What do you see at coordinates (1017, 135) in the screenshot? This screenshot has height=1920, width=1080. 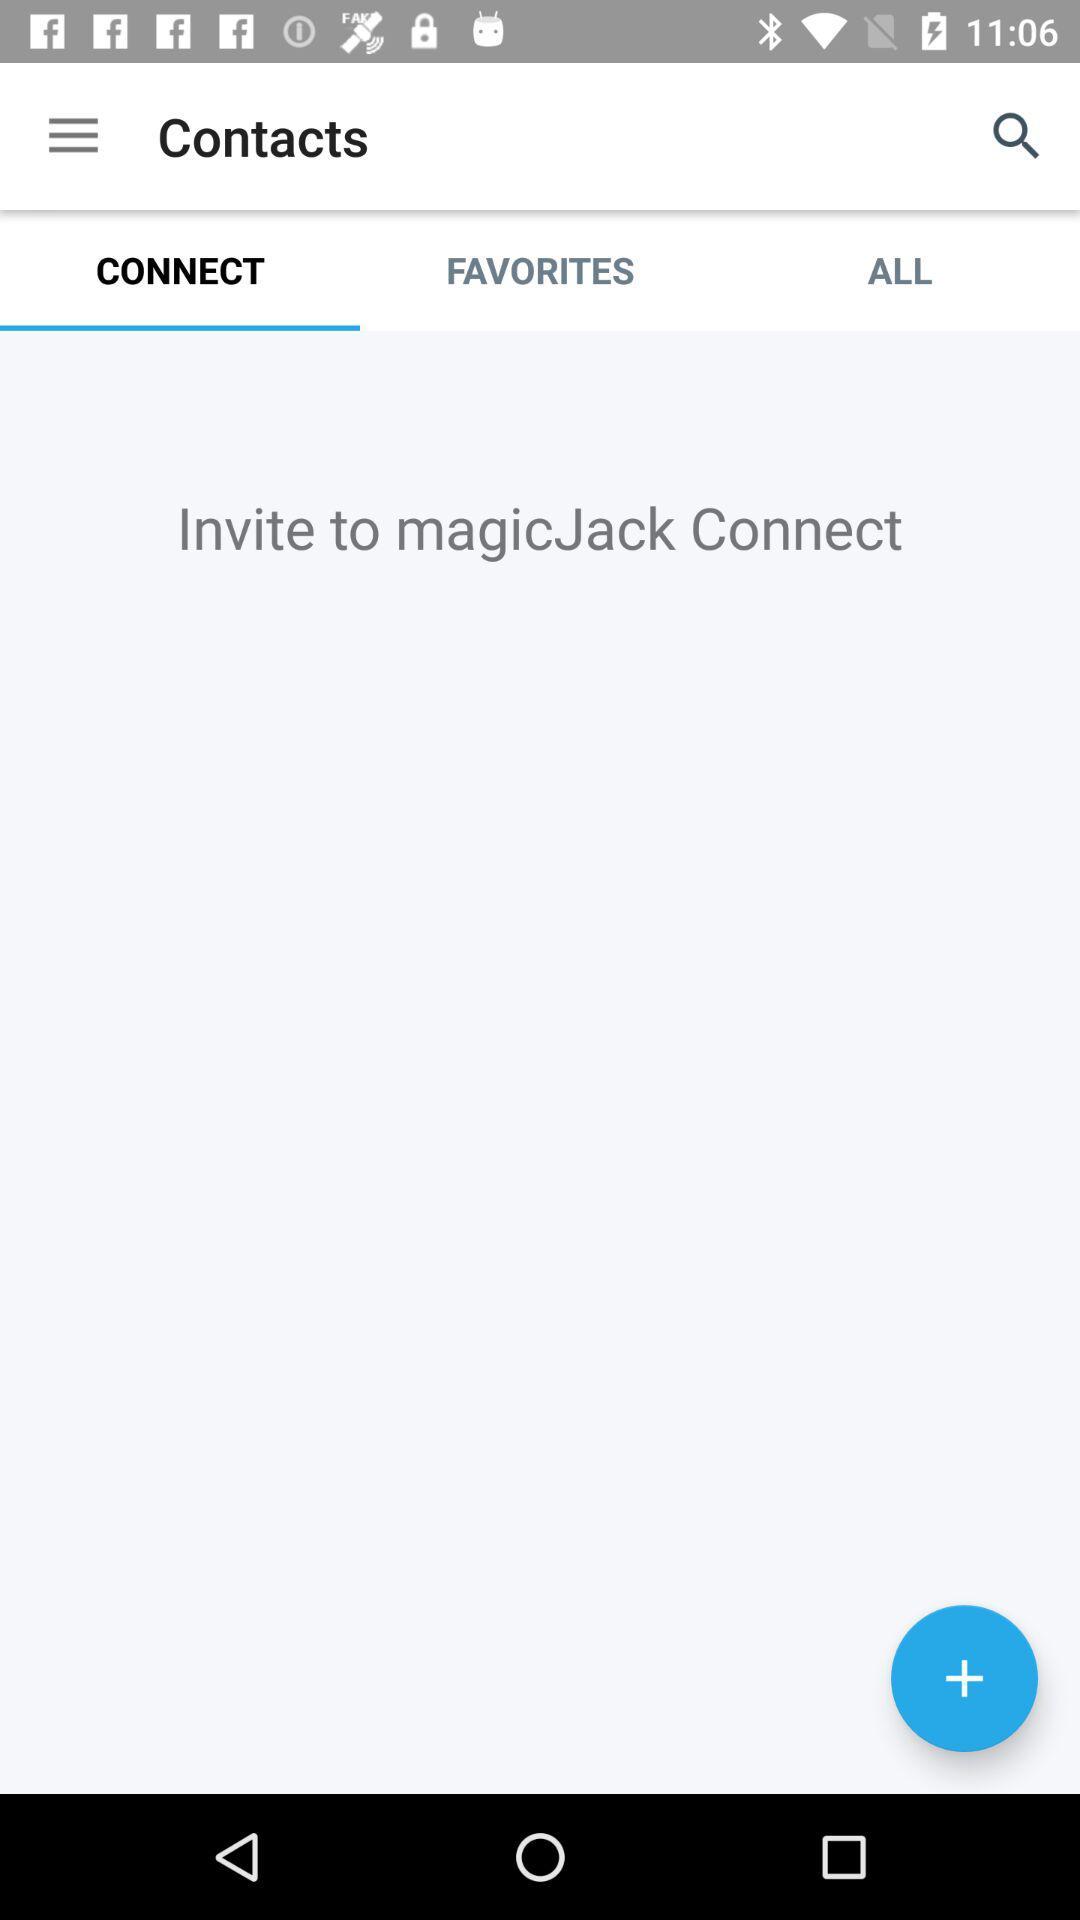 I see `icon to the right of the favorites icon` at bounding box center [1017, 135].